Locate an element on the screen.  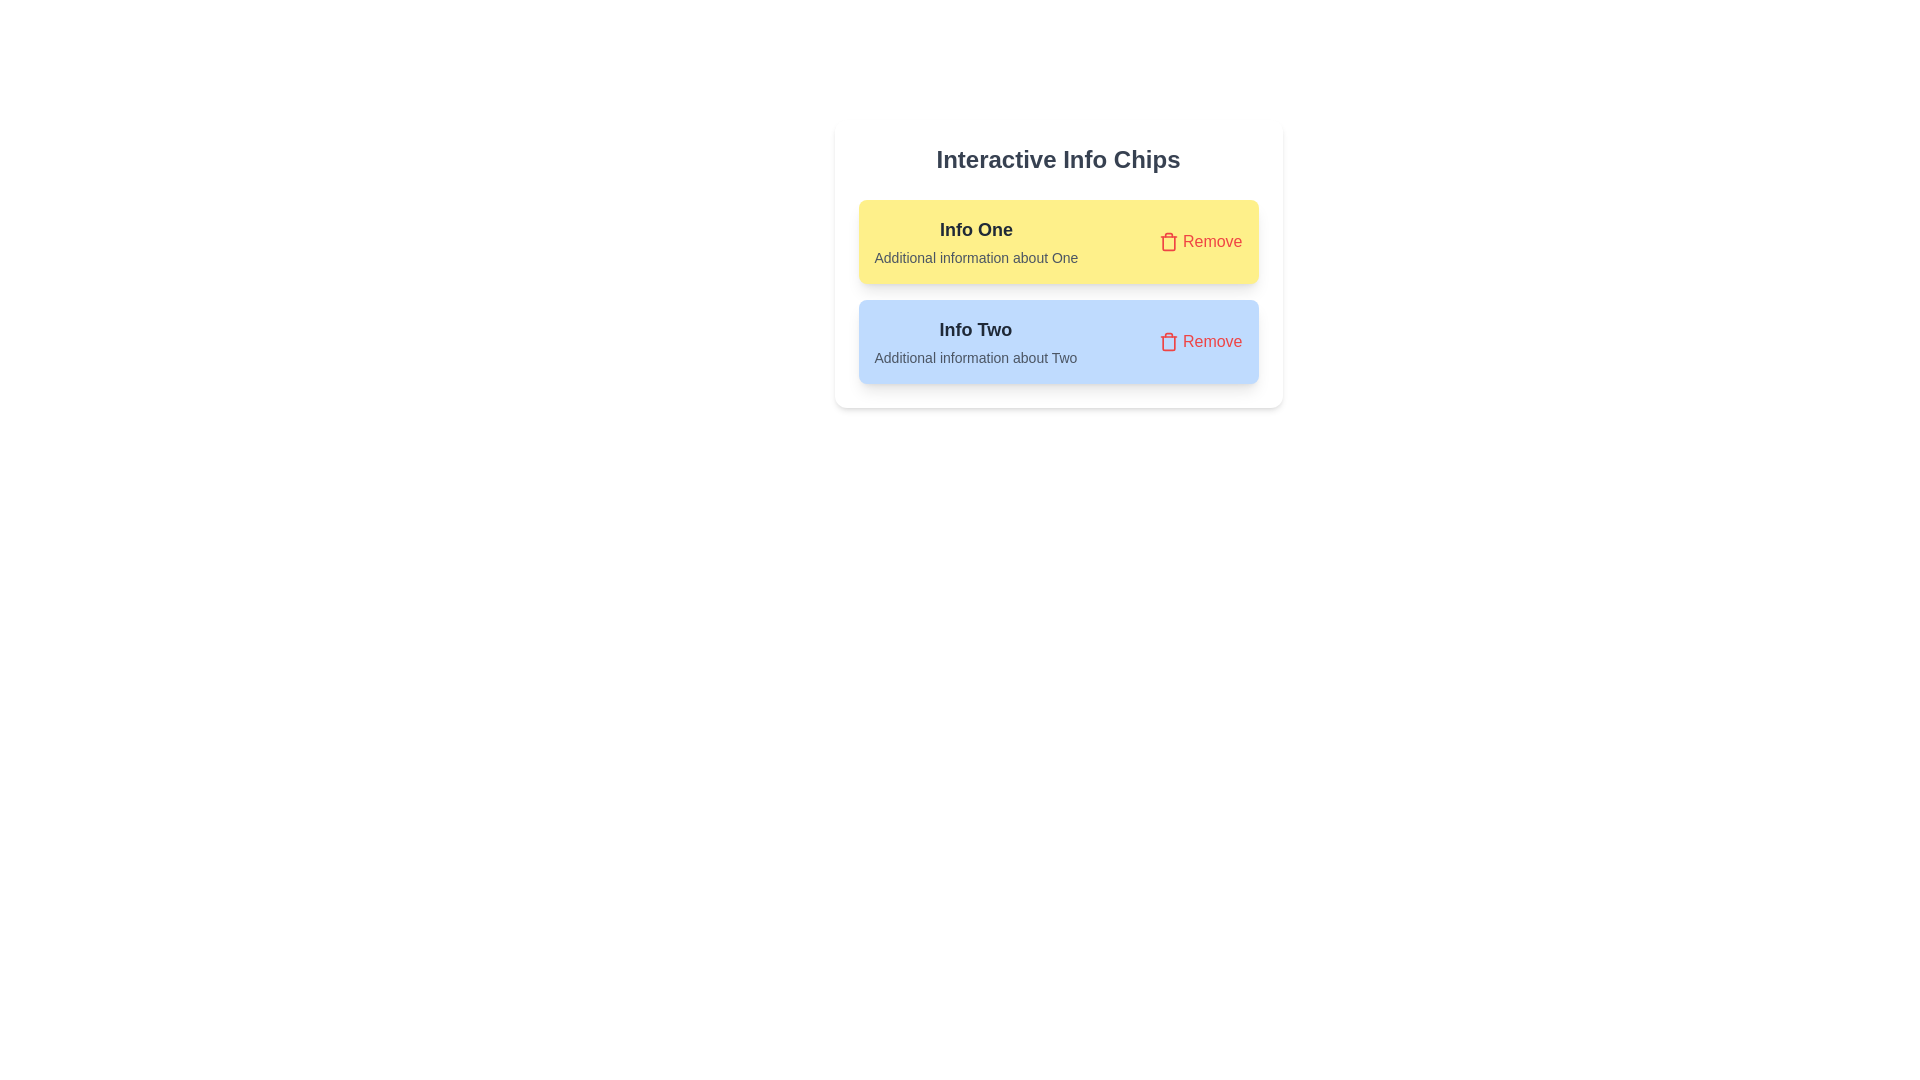
'Remove' button for the chip labeled 'Info Two' is located at coordinates (1200, 341).